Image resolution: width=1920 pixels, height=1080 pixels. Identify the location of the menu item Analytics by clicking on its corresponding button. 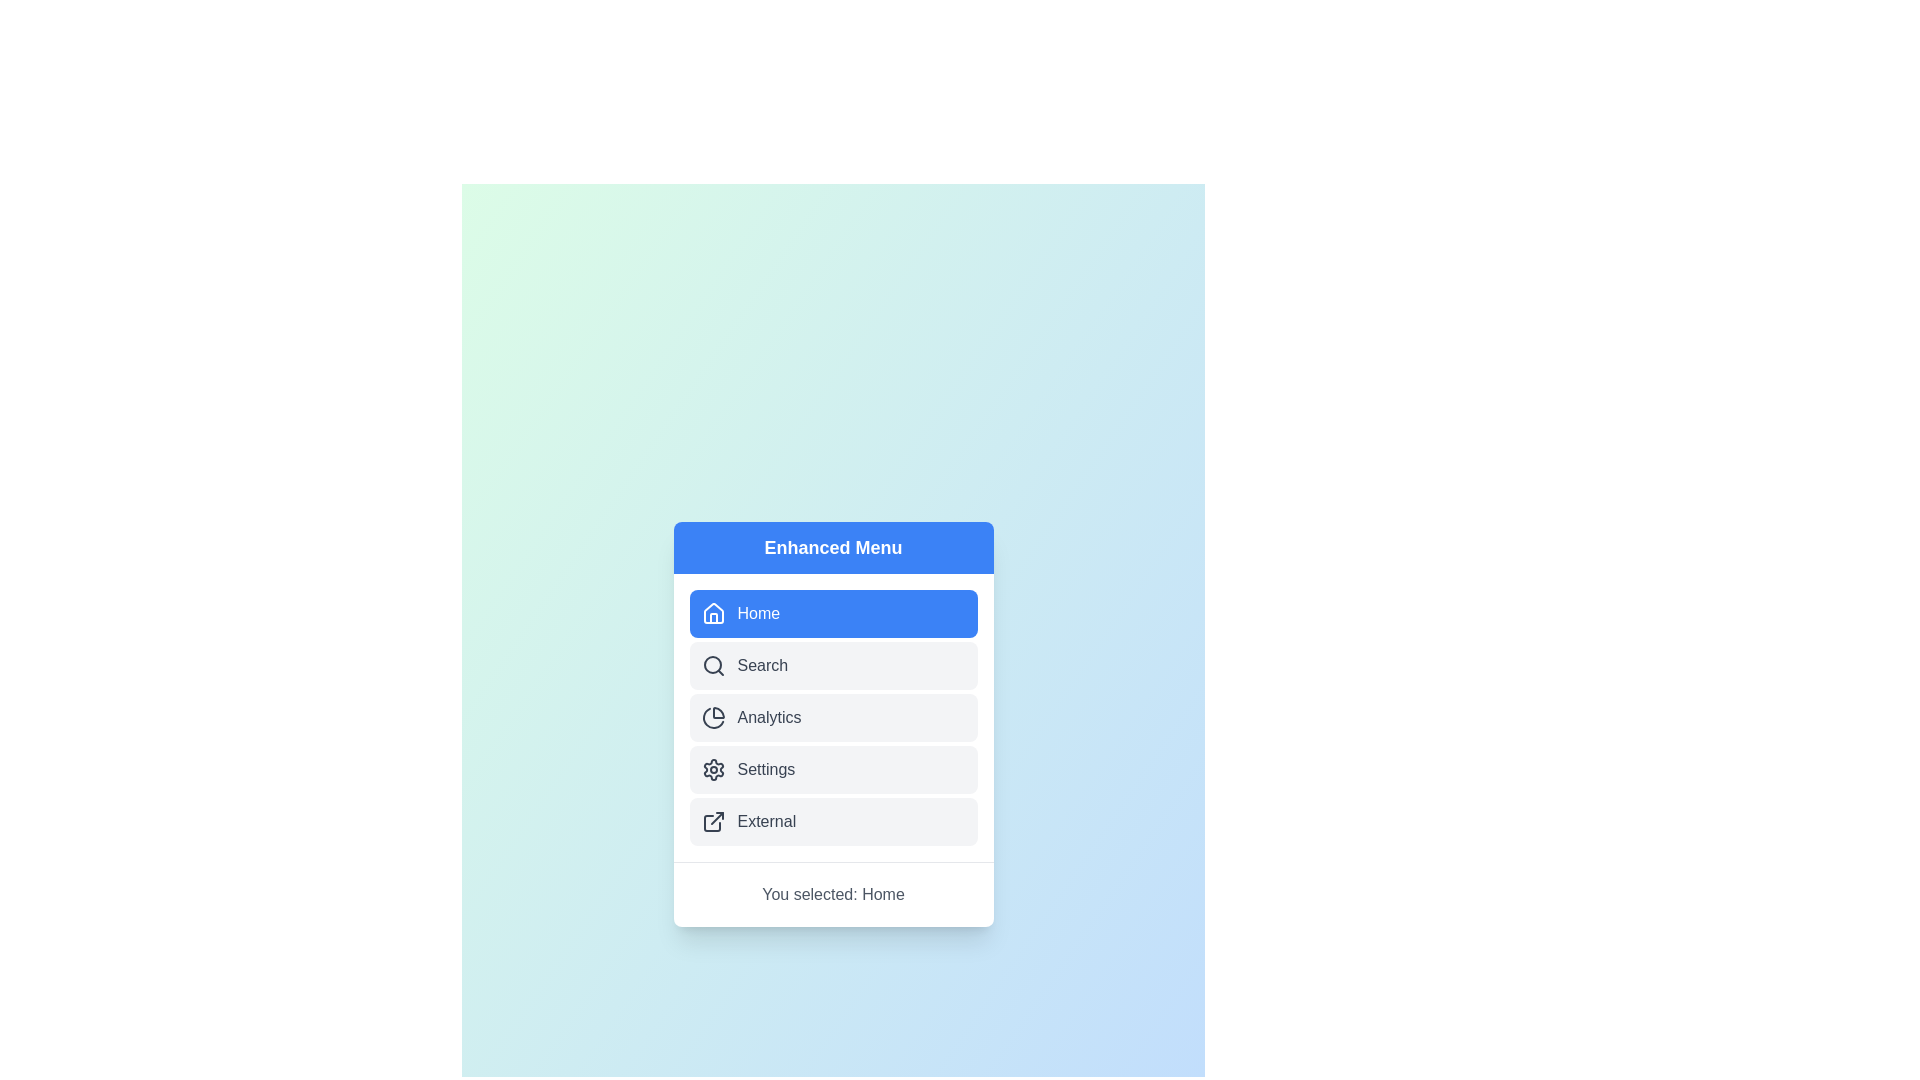
(833, 716).